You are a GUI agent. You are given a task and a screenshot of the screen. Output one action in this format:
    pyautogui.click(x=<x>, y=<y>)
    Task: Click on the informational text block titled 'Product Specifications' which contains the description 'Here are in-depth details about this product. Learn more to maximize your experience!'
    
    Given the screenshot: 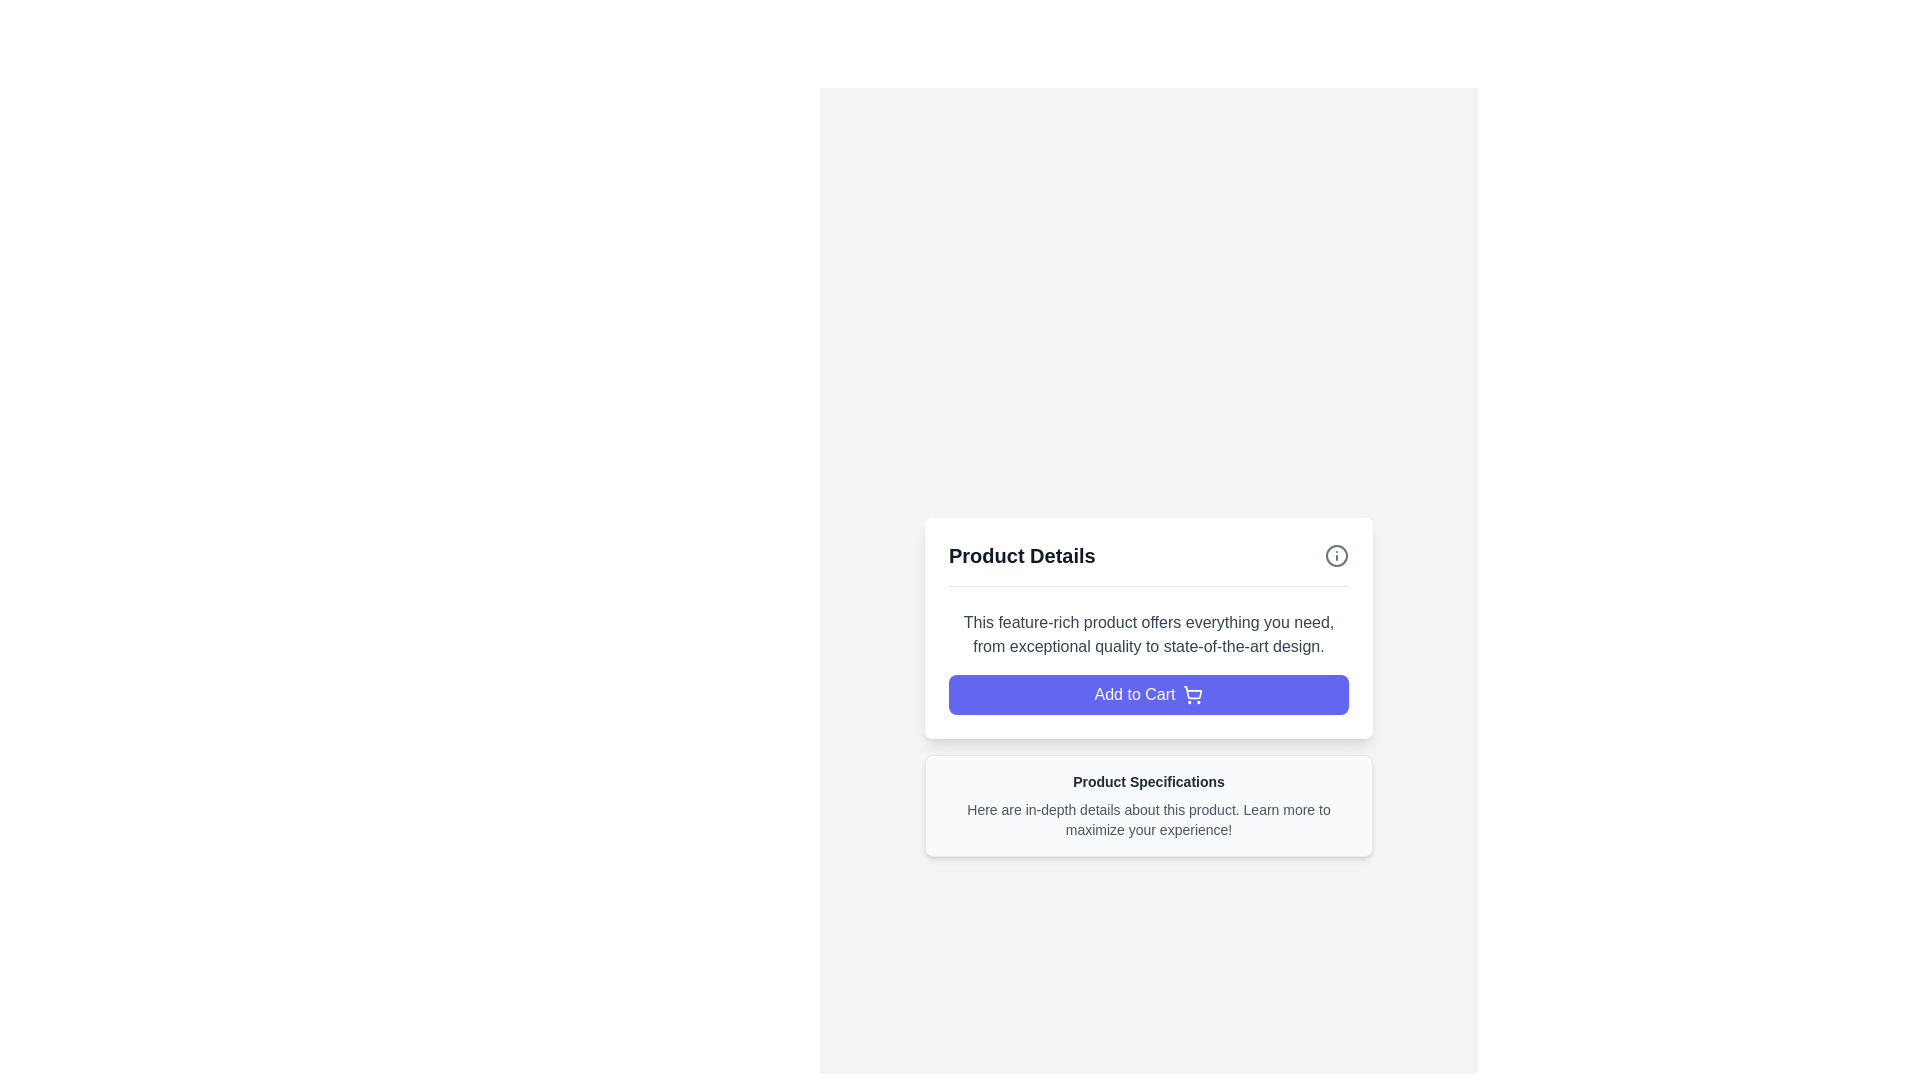 What is the action you would take?
    pyautogui.click(x=1148, y=804)
    